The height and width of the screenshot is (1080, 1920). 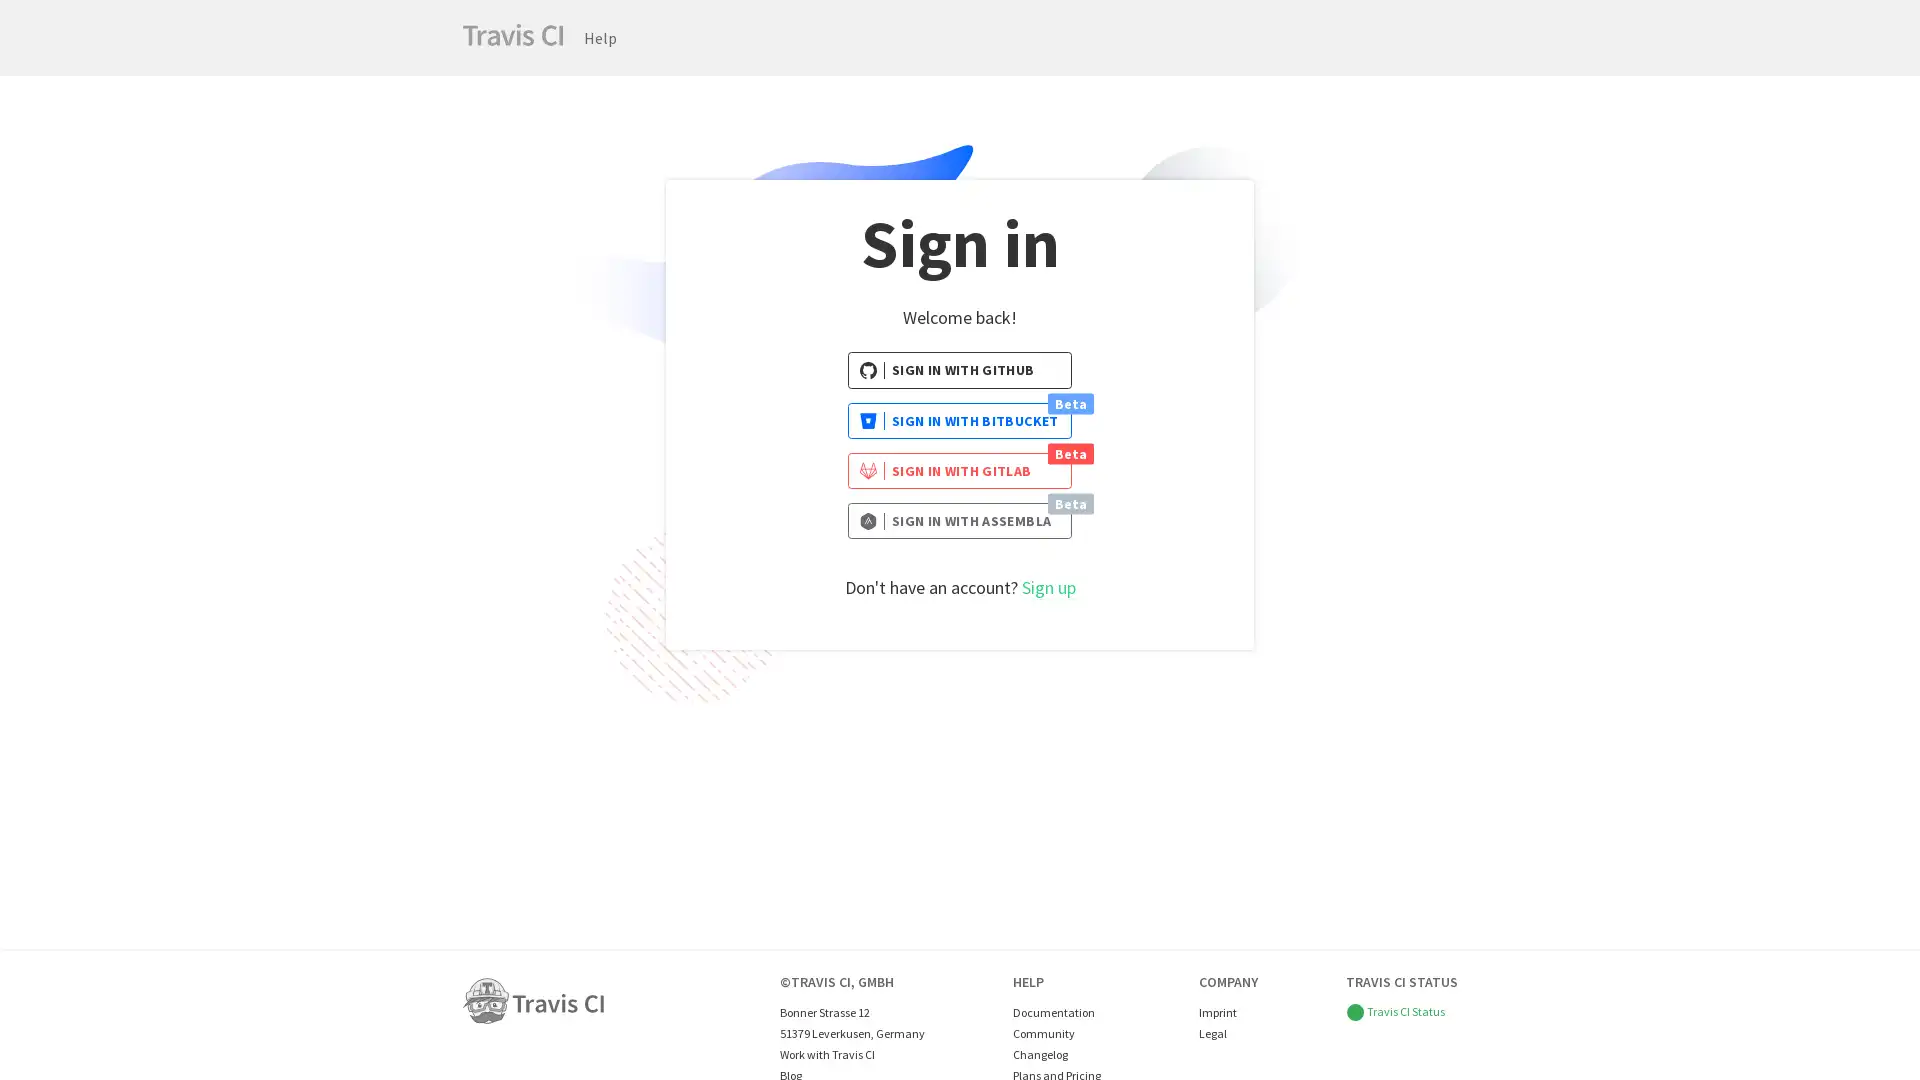 What do you see at coordinates (960, 419) in the screenshot?
I see `SIGN IN WITH BITBUCKET Beta` at bounding box center [960, 419].